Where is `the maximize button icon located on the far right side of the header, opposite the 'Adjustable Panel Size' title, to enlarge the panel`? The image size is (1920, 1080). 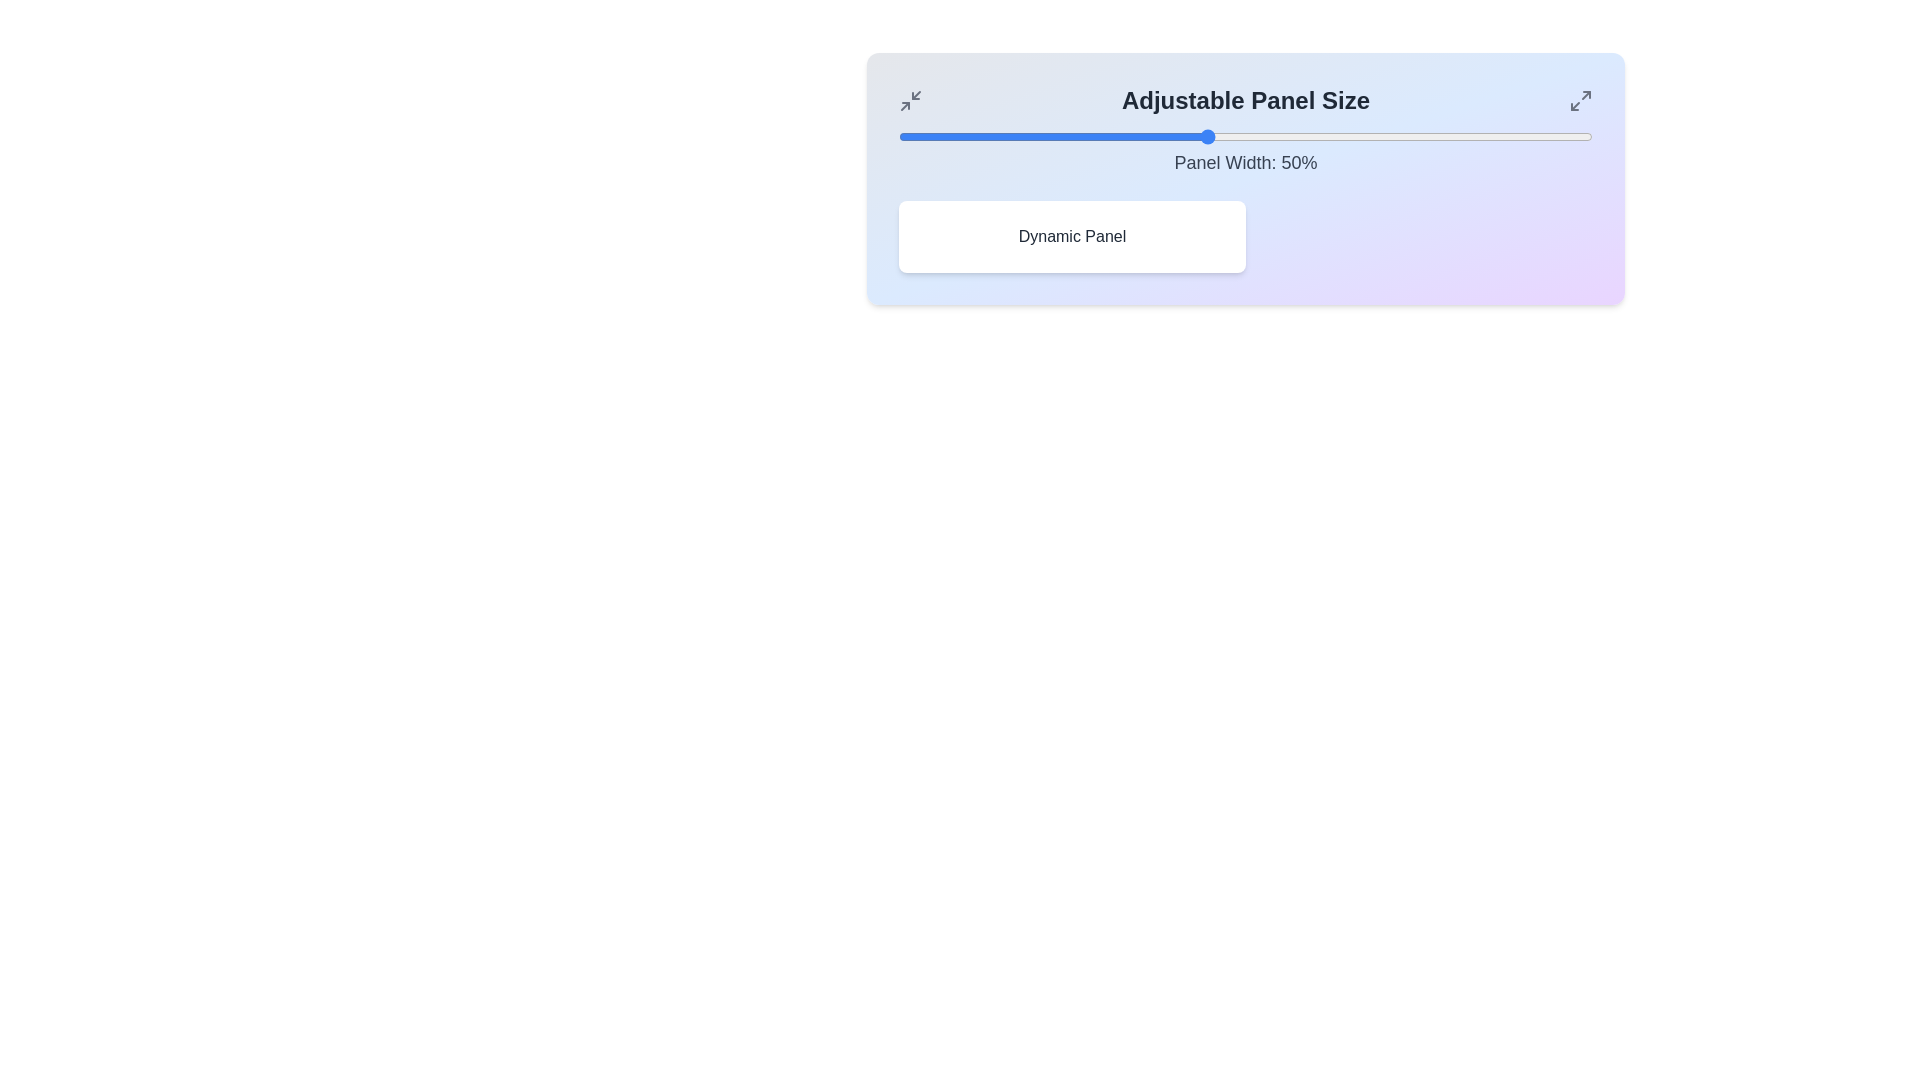 the maximize button icon located on the far right side of the header, opposite the 'Adjustable Panel Size' title, to enlarge the panel is located at coordinates (1579, 100).